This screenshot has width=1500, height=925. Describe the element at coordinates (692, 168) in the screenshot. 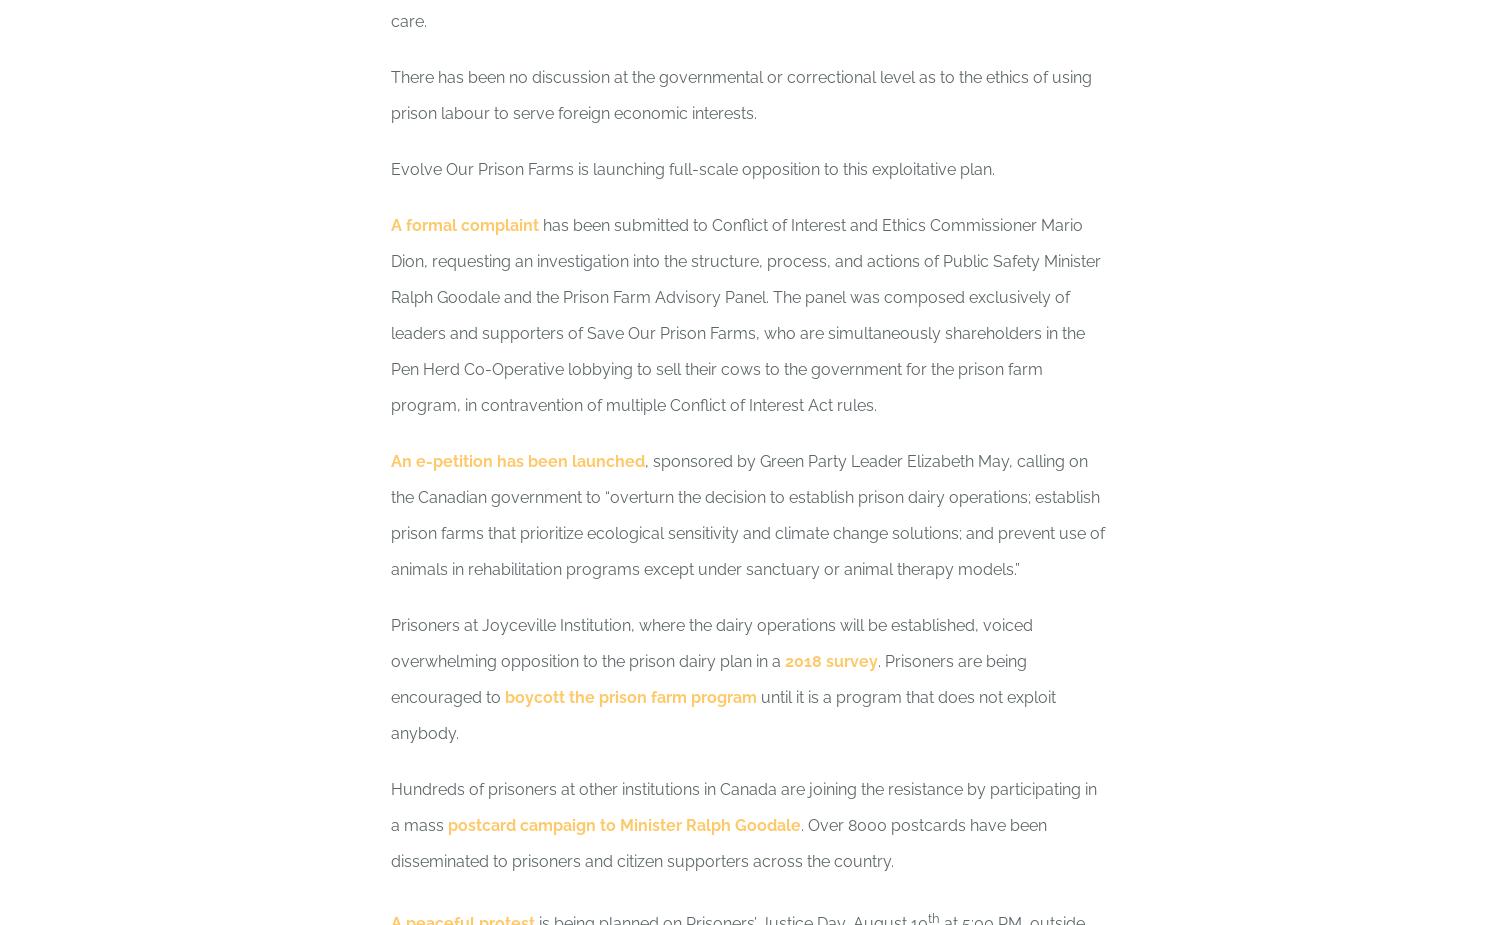

I see `'Evolve Our Prison Farms is launching full-scale opposition to this exploitative plan.'` at that location.